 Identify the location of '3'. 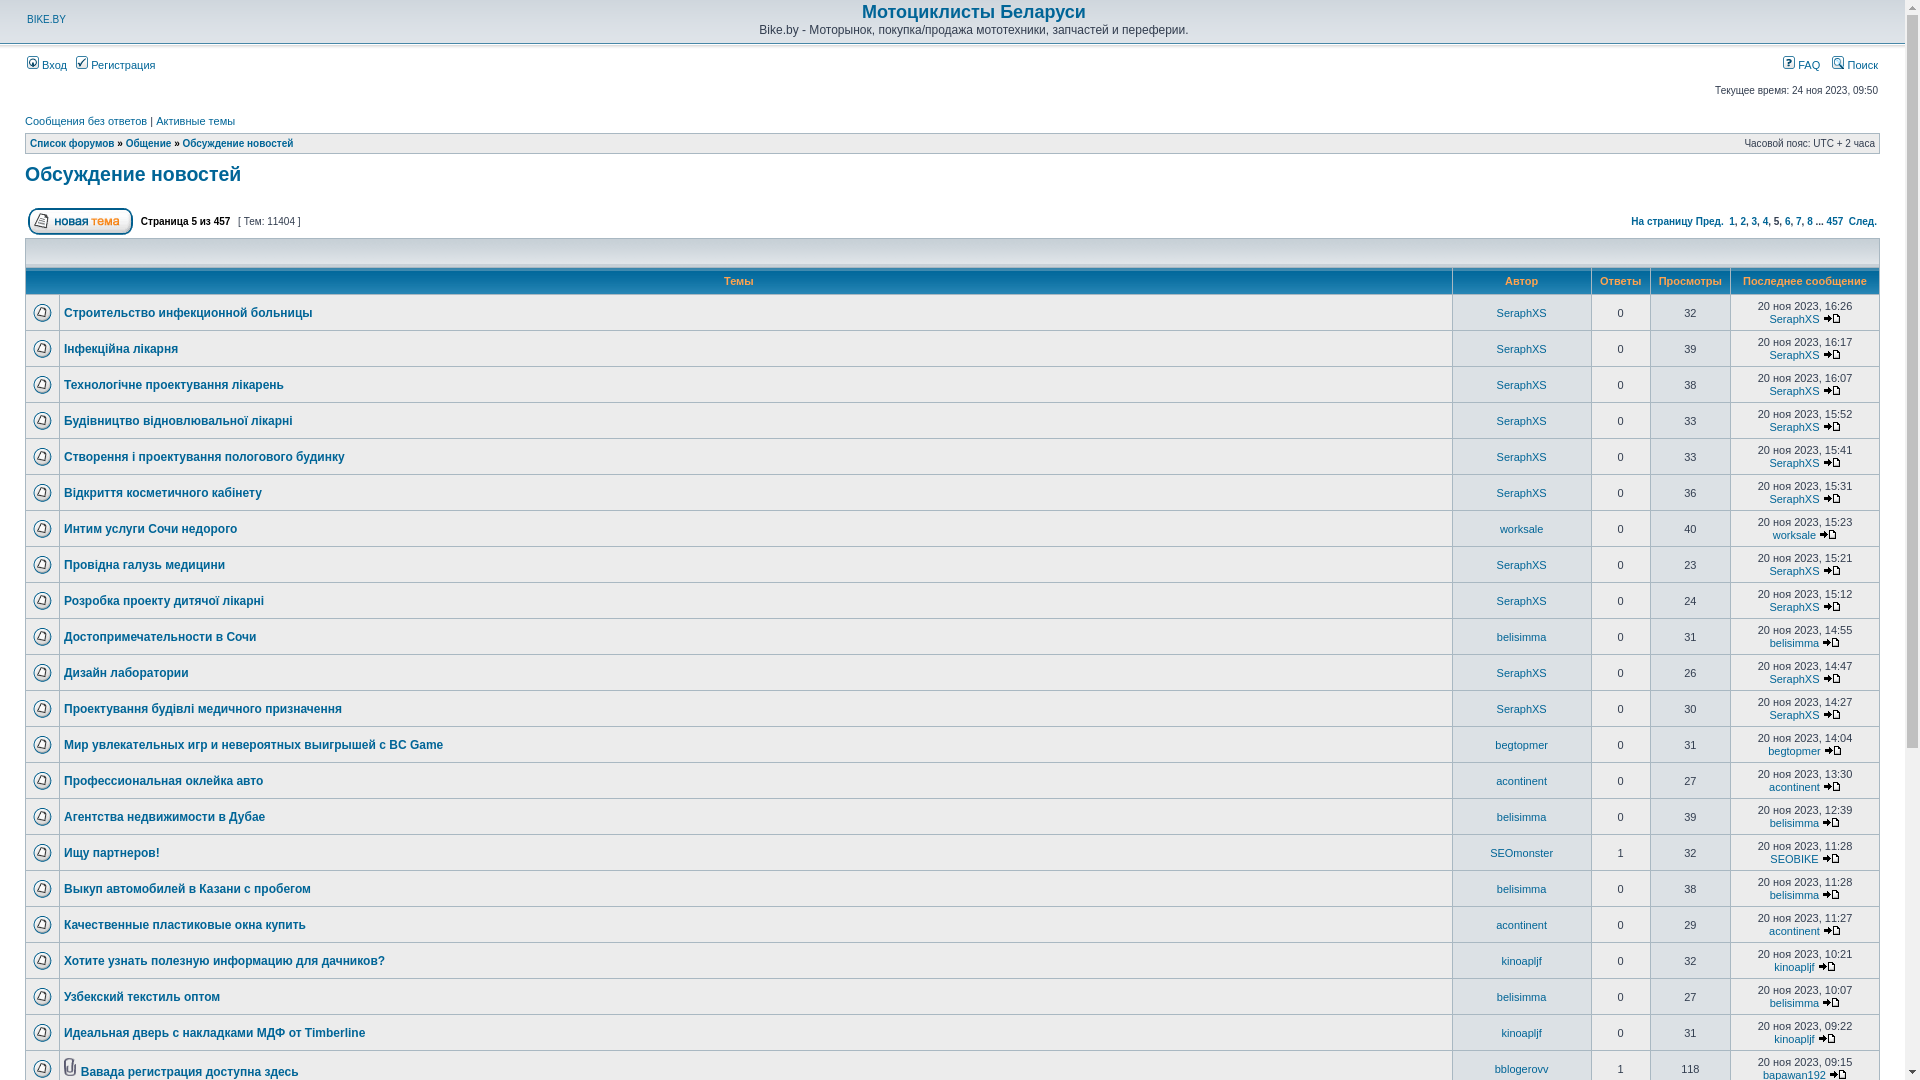
(1754, 221).